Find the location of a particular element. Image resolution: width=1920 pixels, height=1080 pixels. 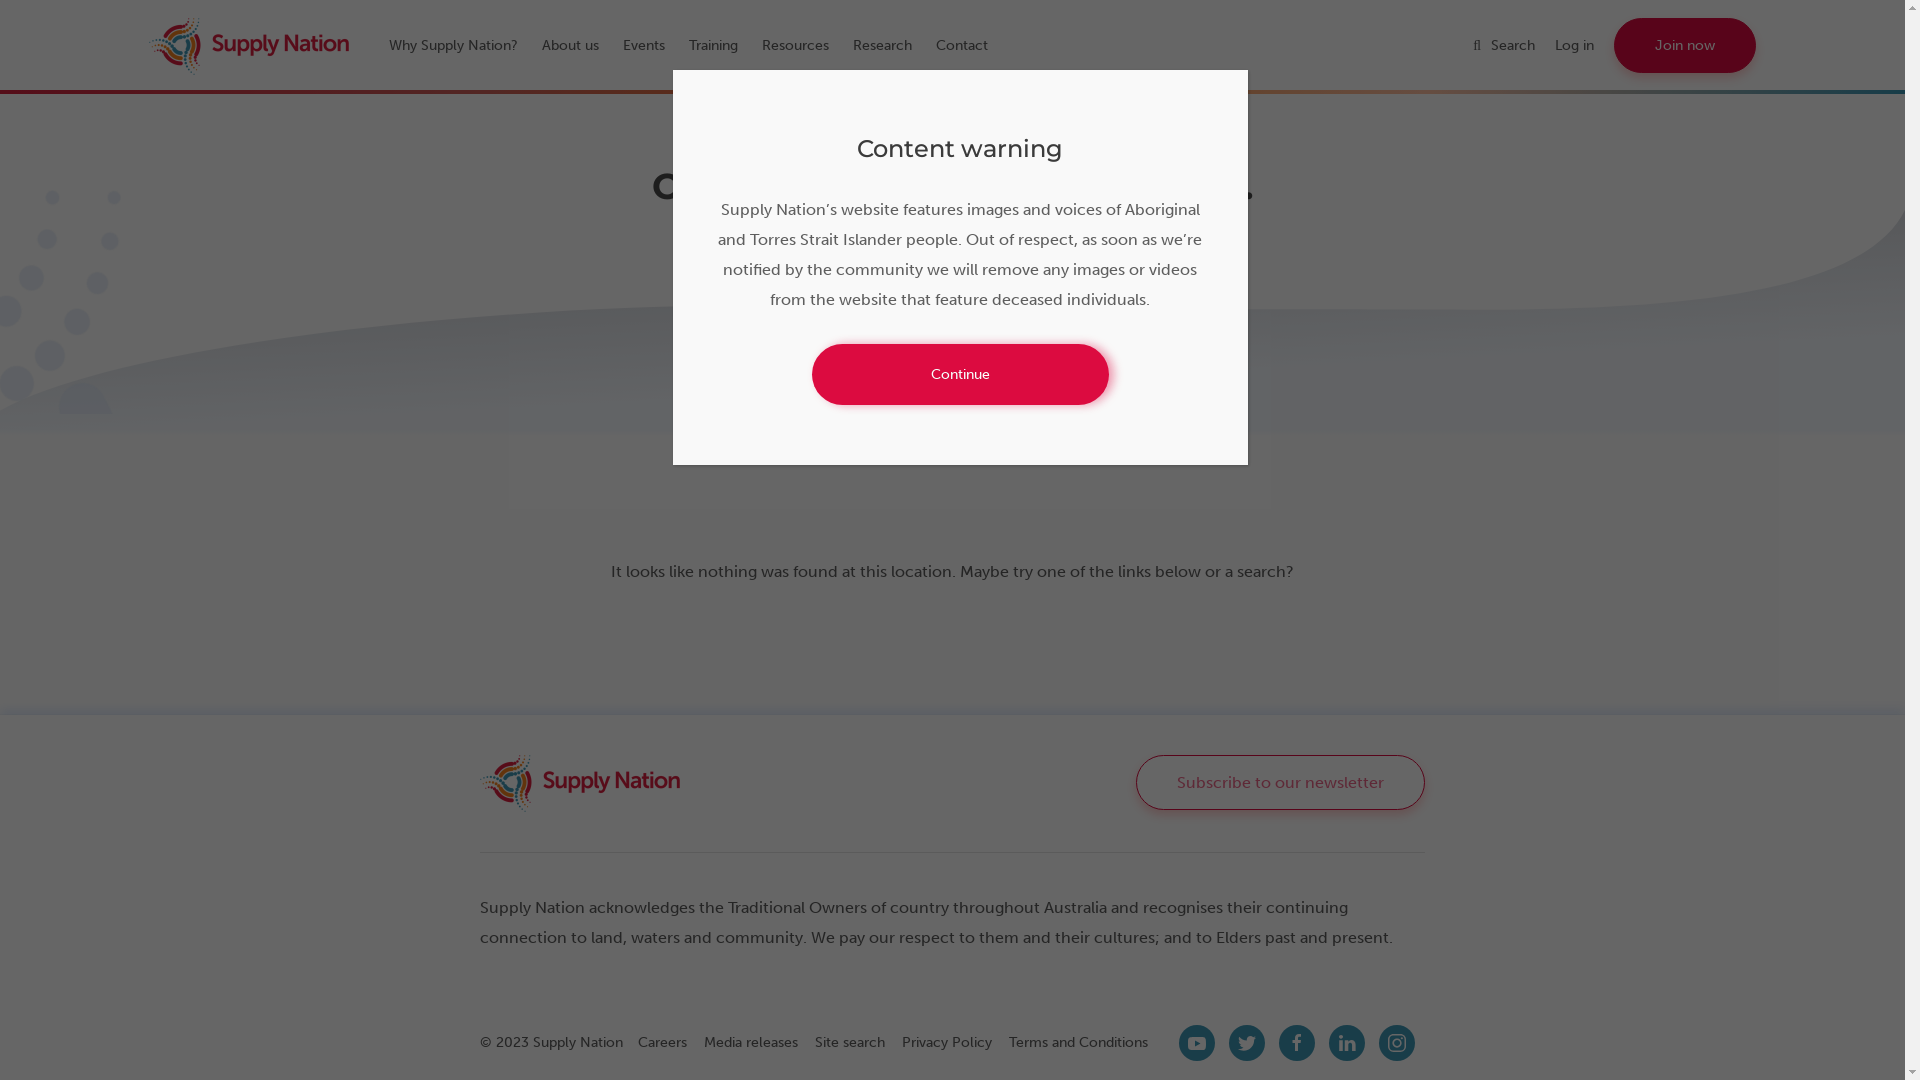

'Supply Nation on Instagram' is located at coordinates (1395, 1041).